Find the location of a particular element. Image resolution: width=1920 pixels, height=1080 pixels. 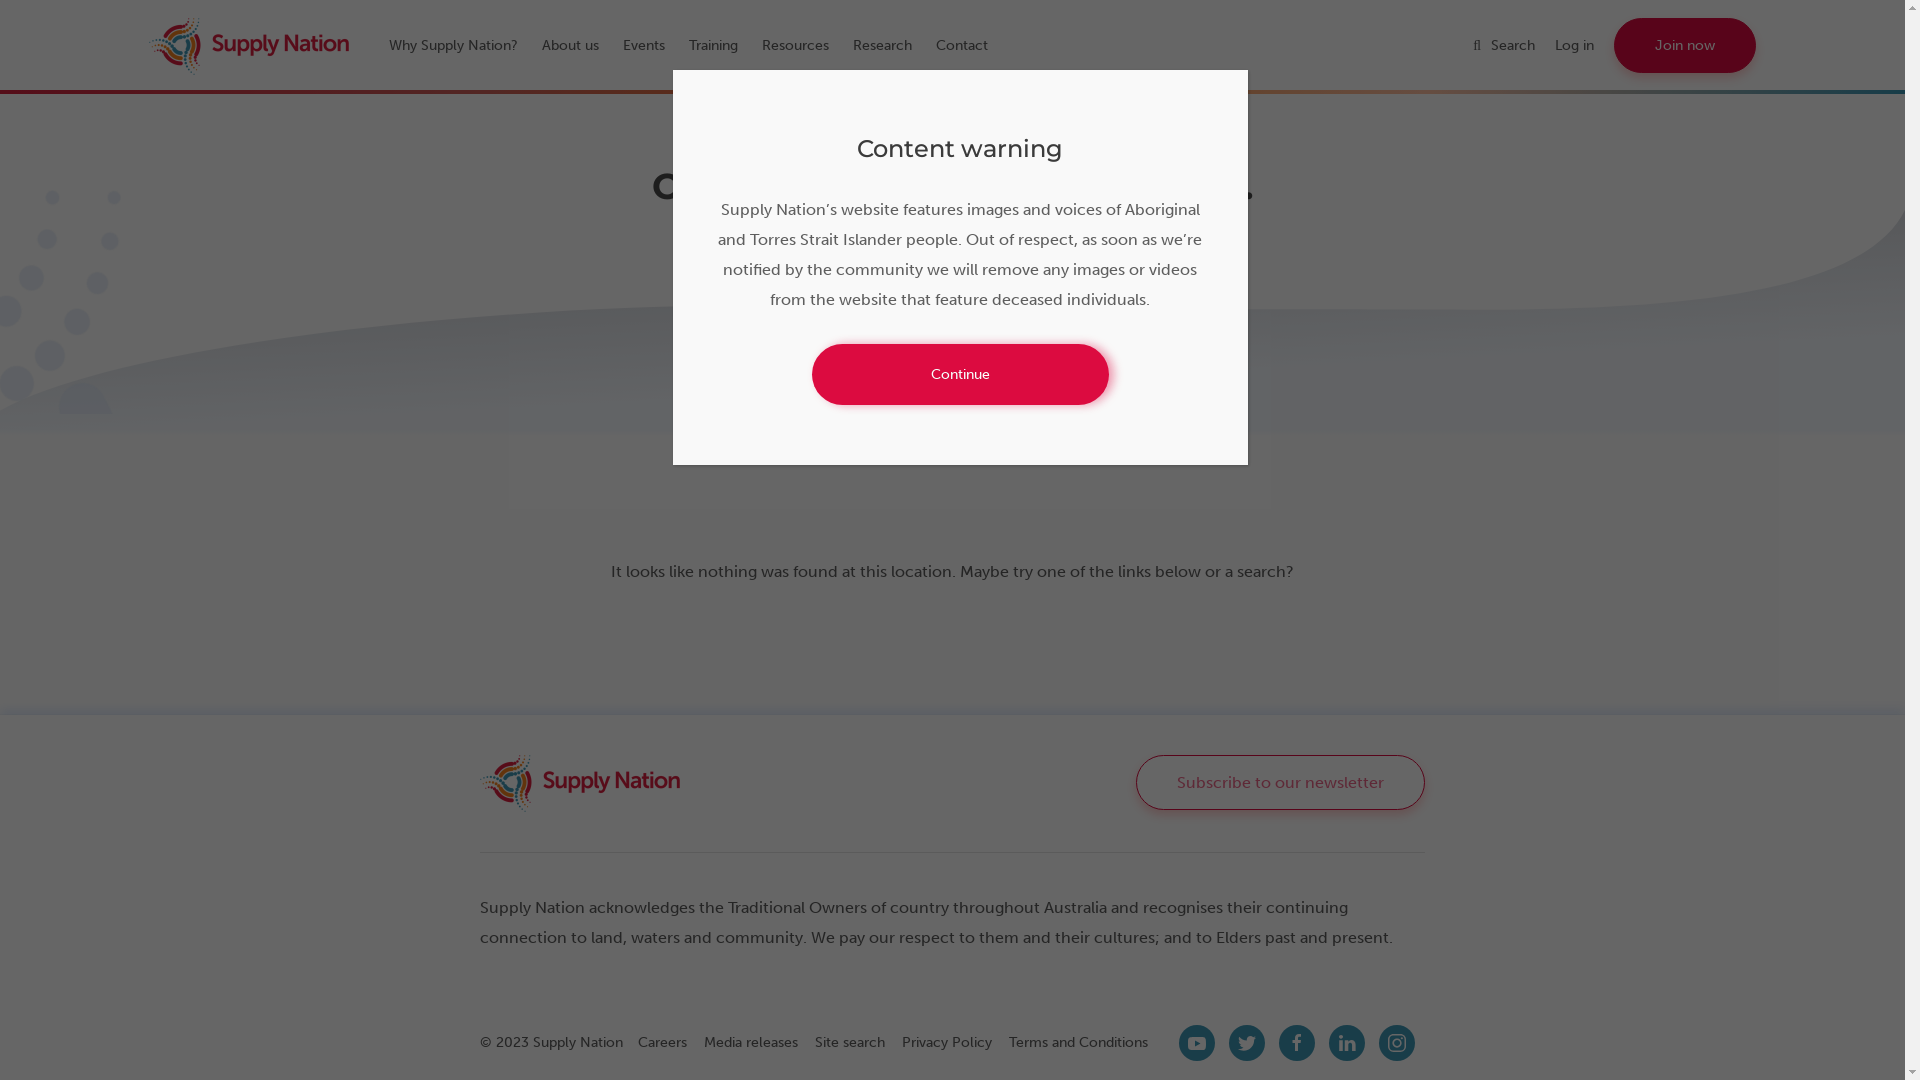

'Supply Nation on Instagram' is located at coordinates (1395, 1041).